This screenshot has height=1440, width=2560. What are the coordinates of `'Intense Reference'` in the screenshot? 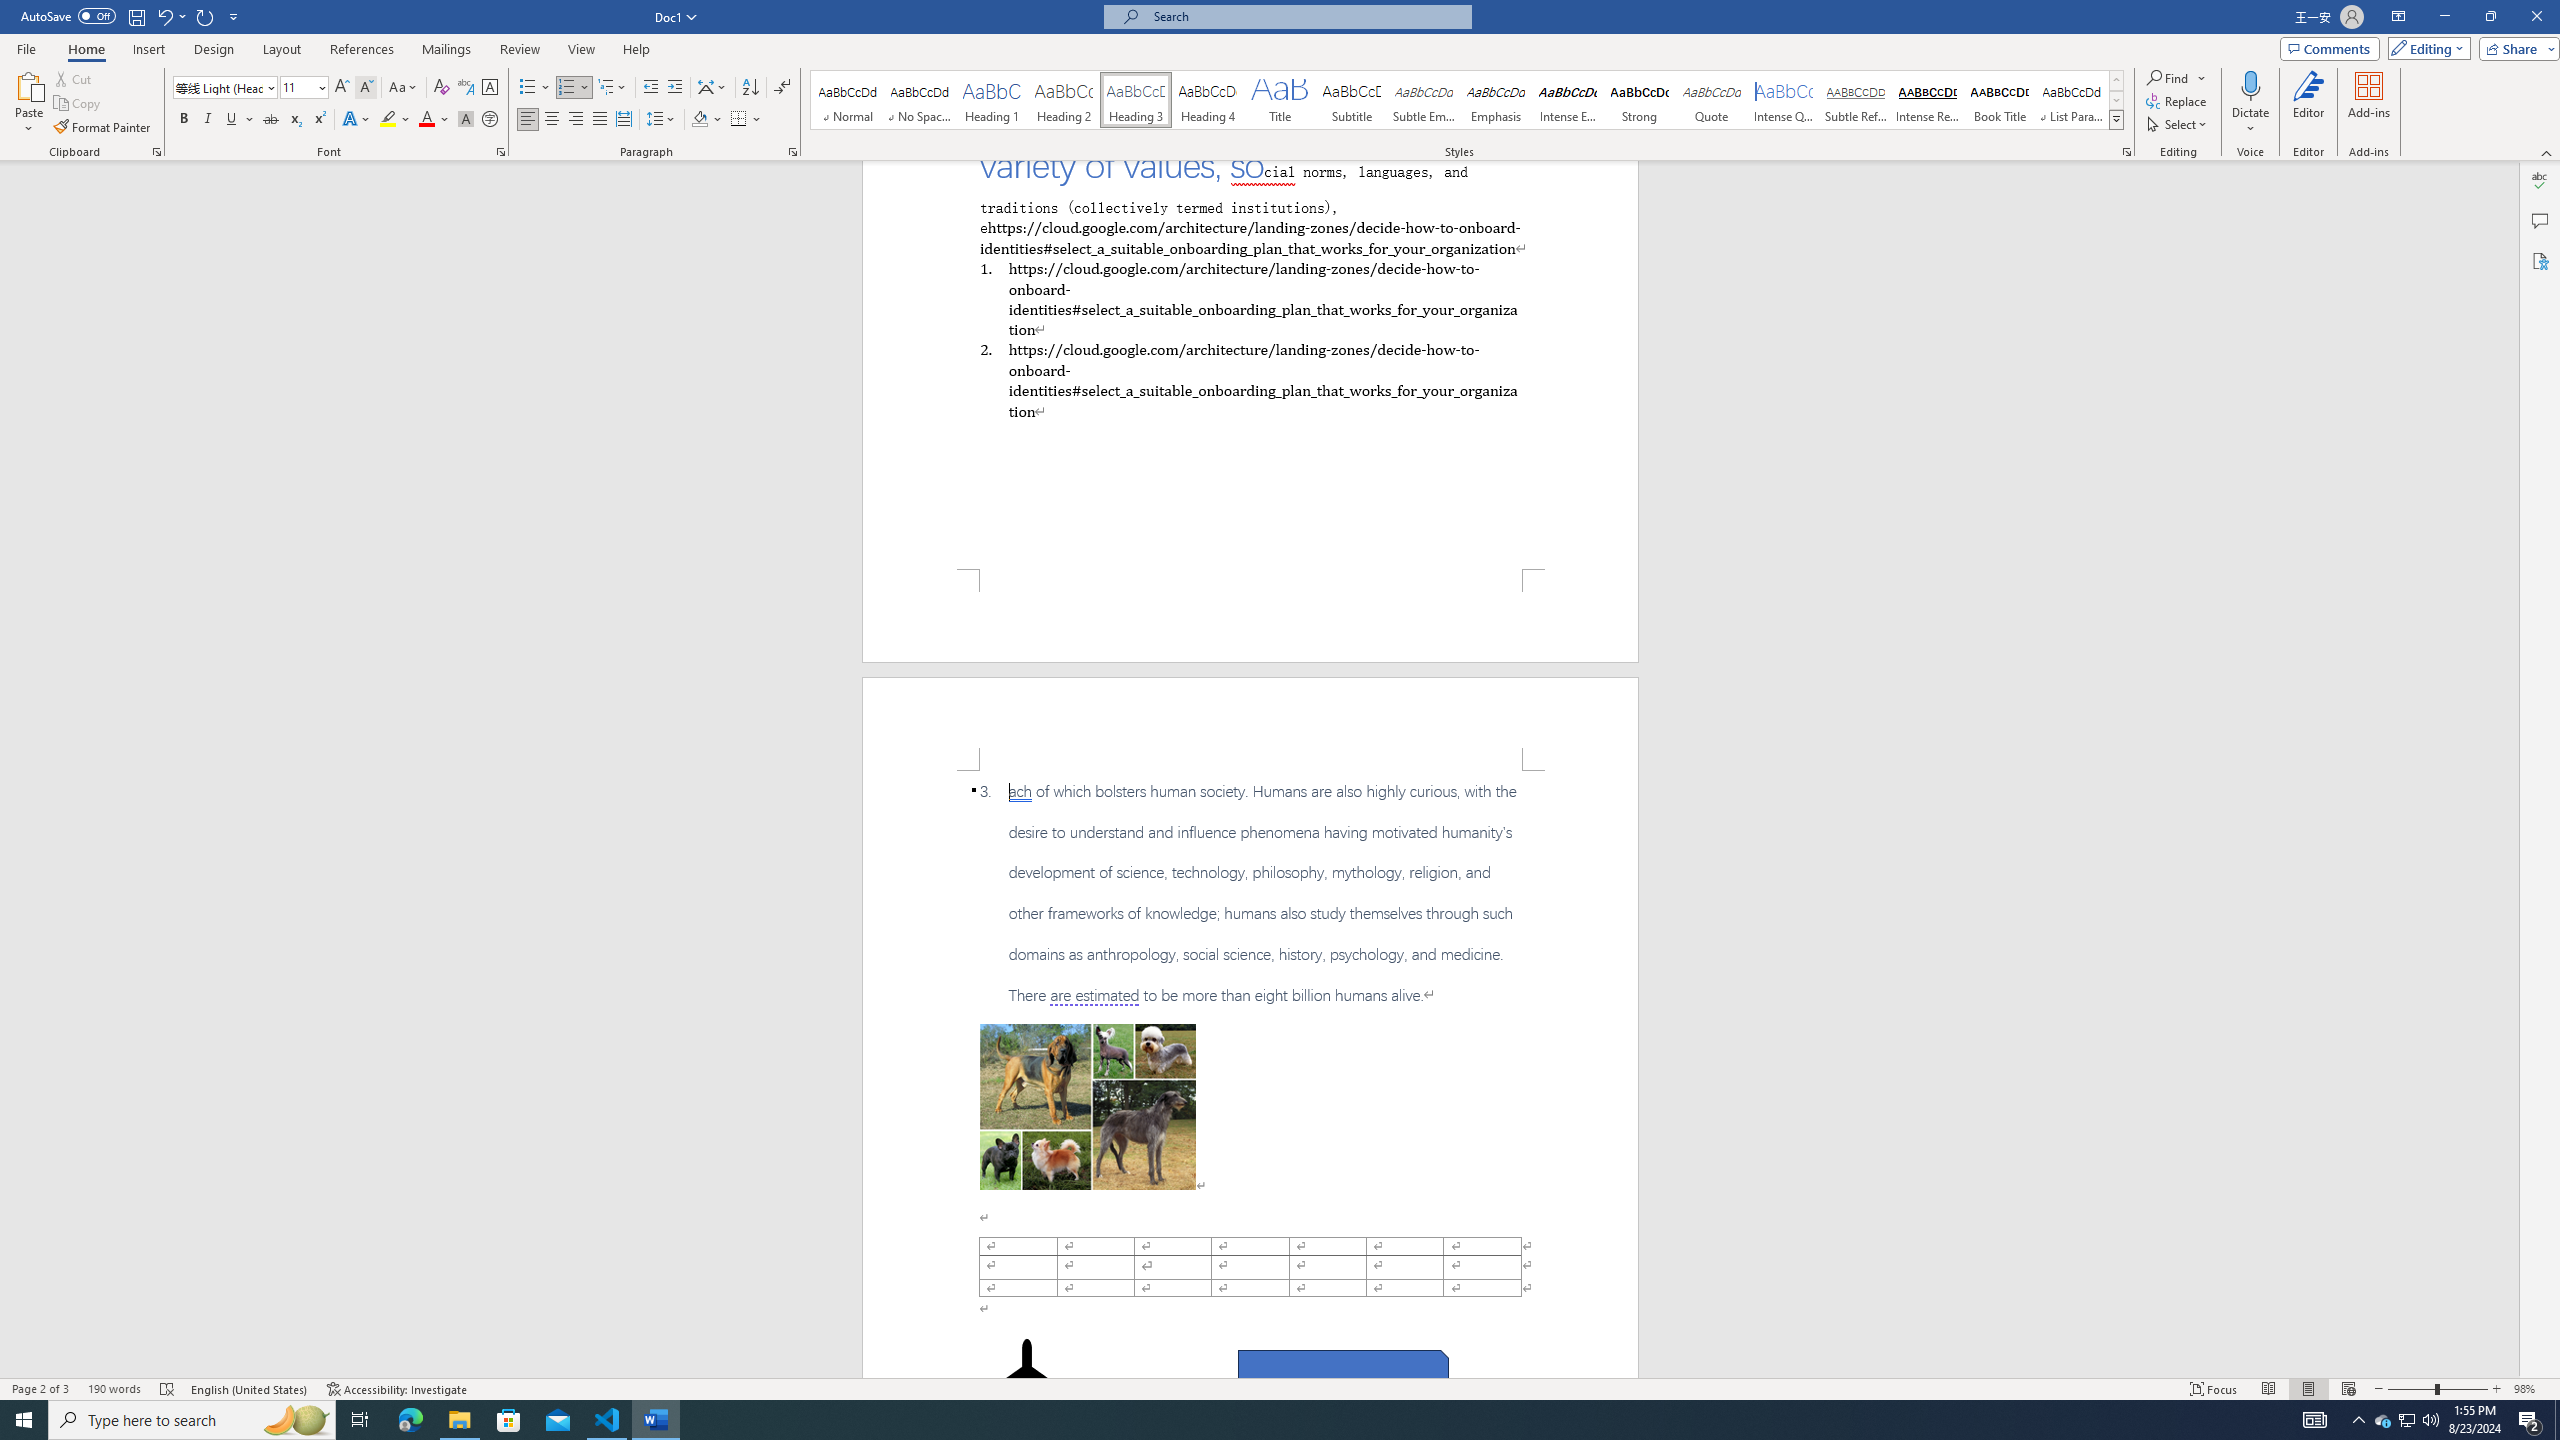 It's located at (1927, 99).